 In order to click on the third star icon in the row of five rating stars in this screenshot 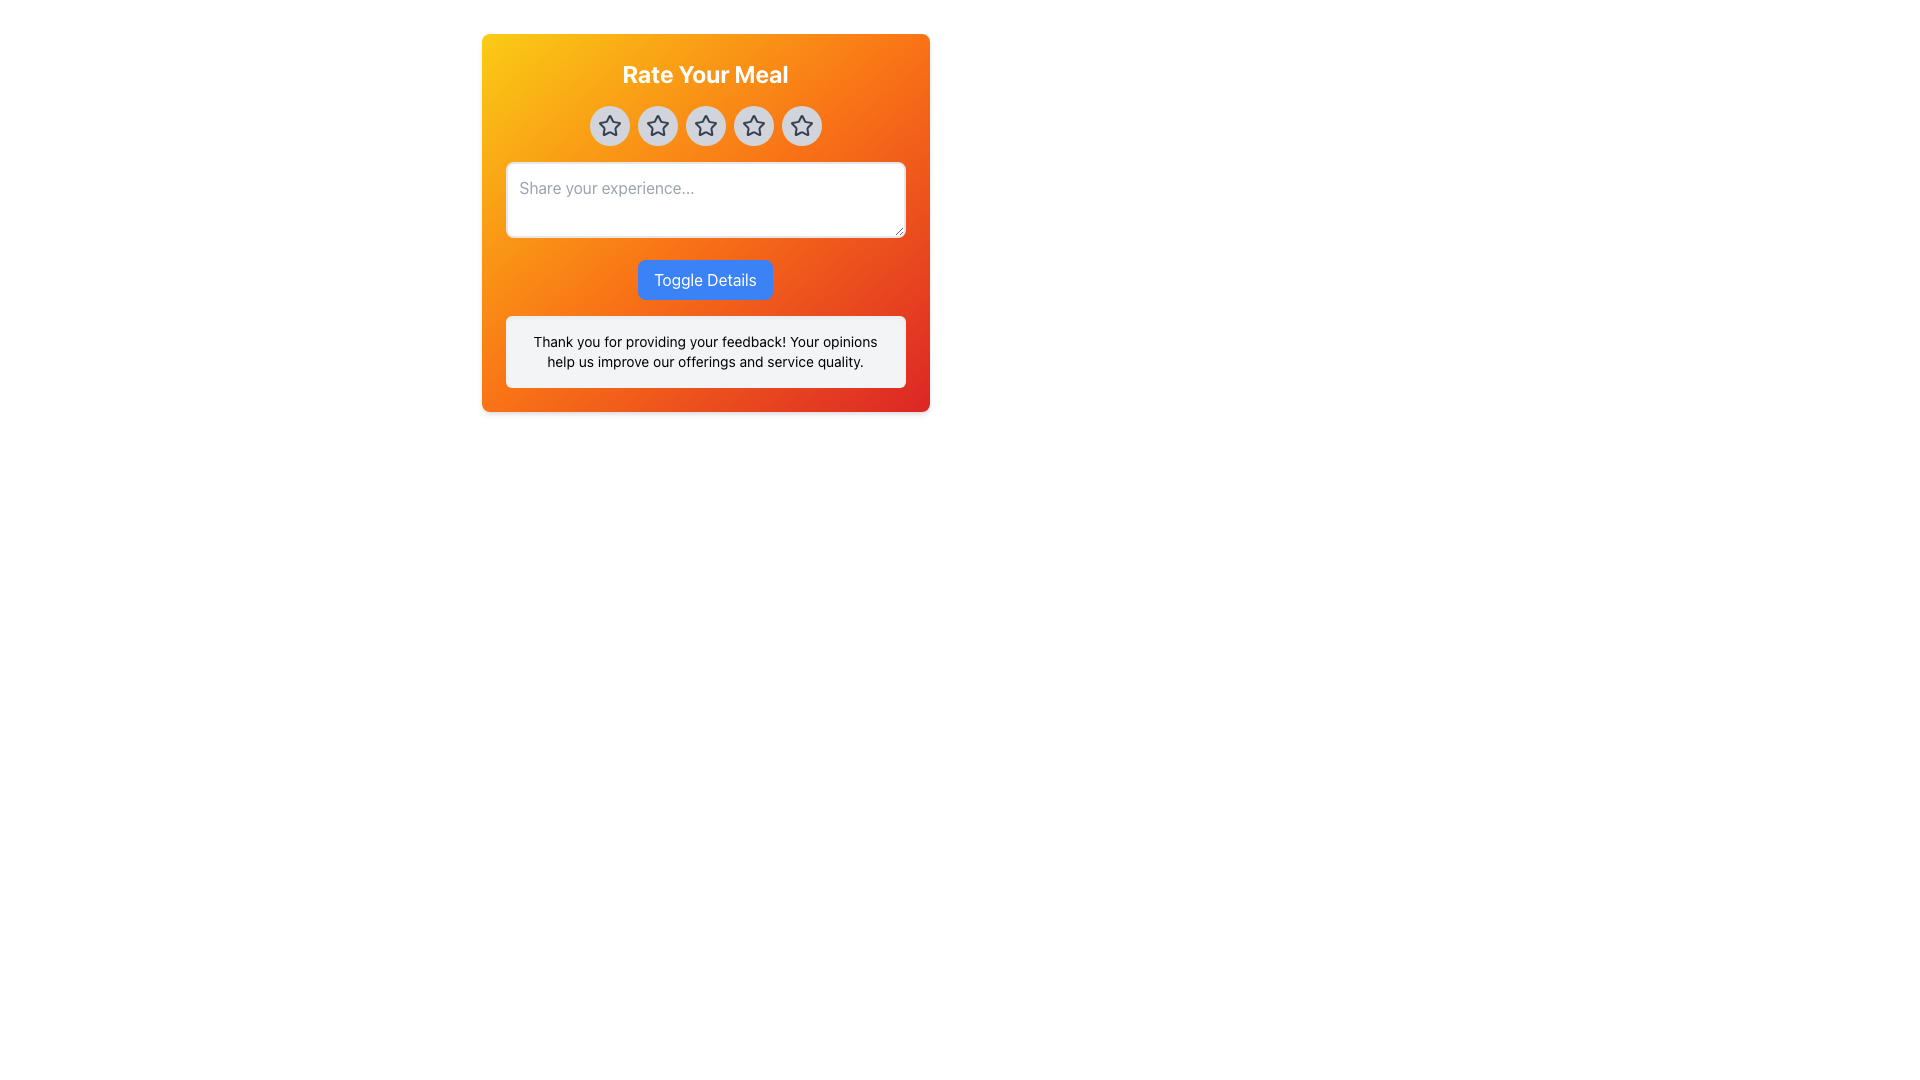, I will do `click(705, 126)`.